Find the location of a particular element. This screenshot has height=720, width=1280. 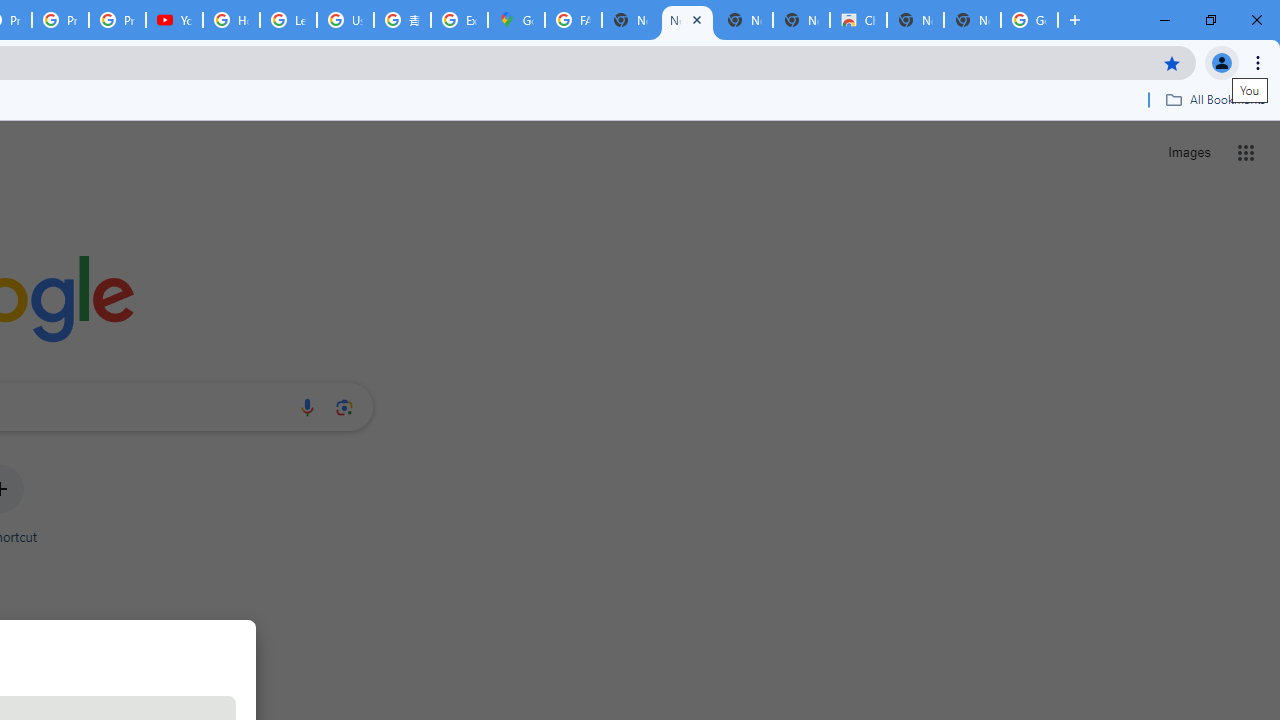

'Explore new street-level details - Google Maps Help' is located at coordinates (458, 20).